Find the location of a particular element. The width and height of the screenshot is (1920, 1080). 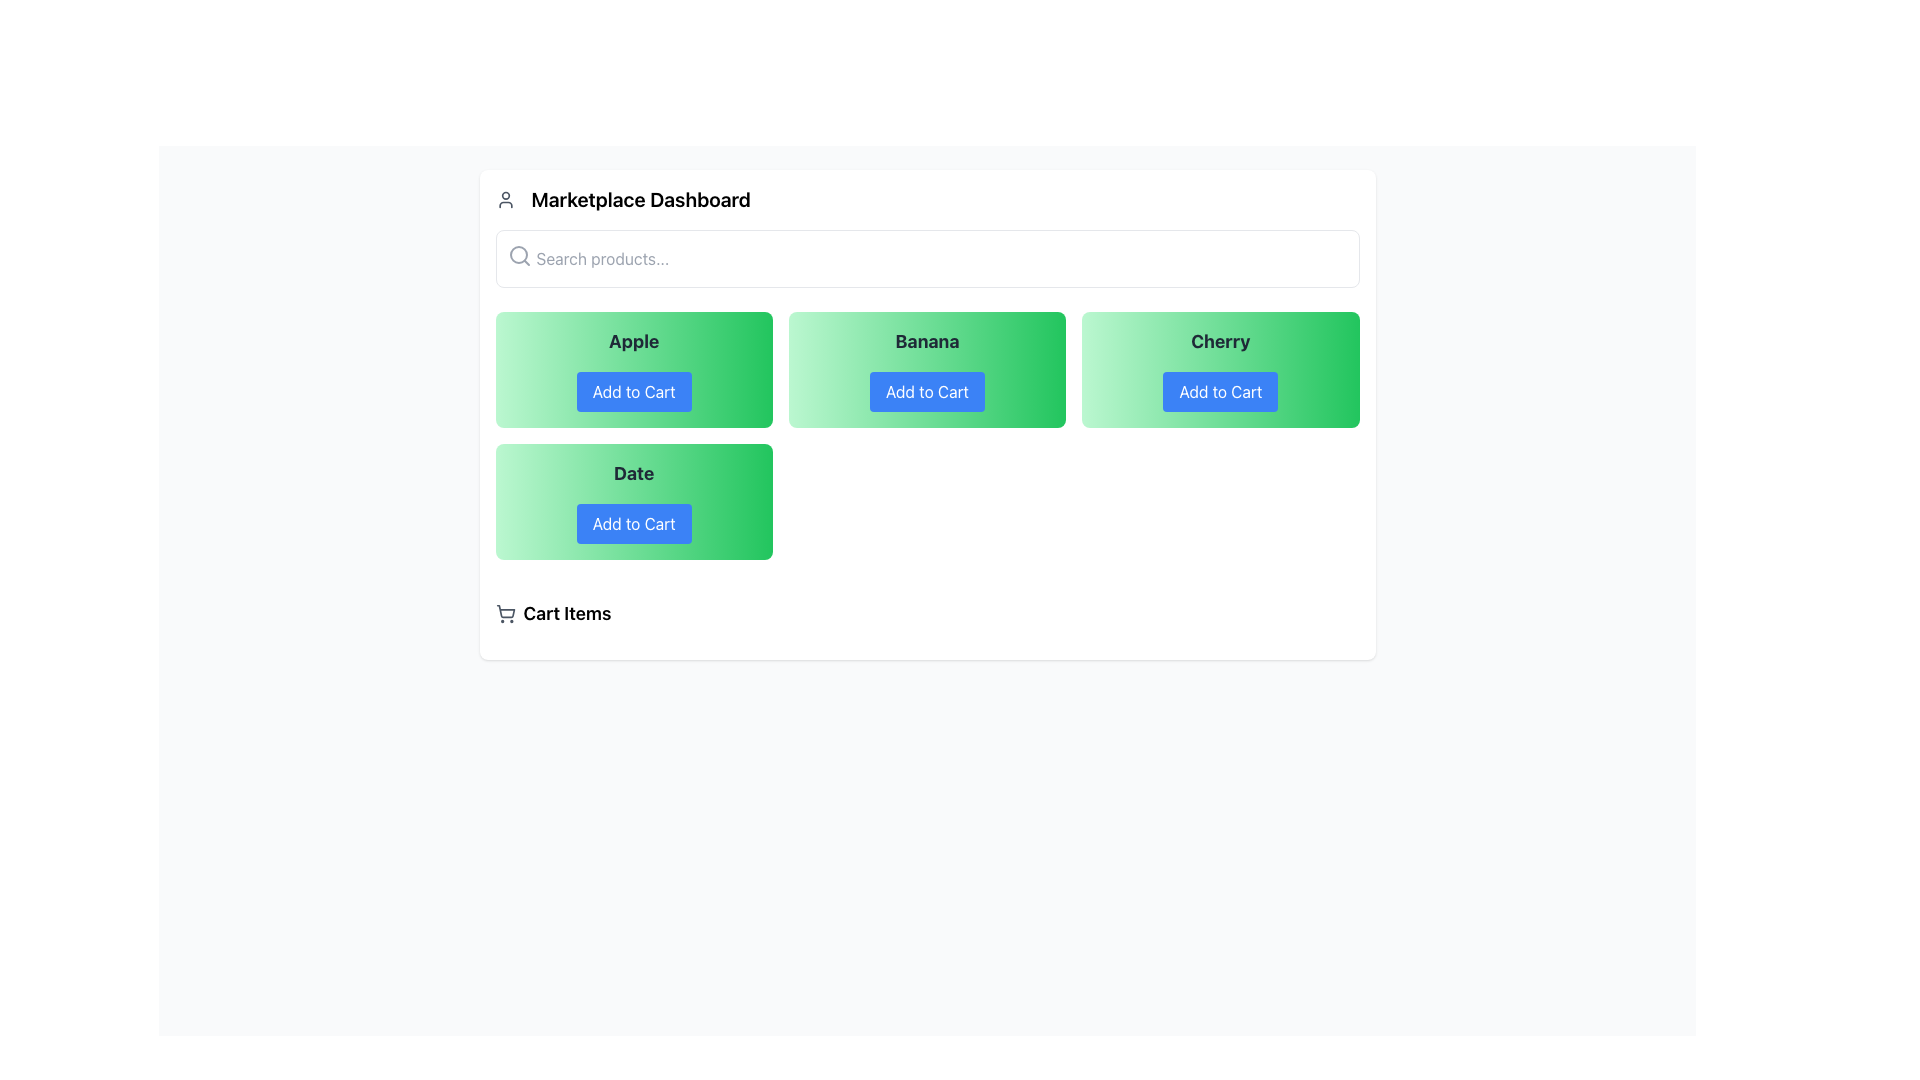

the 'Cart Items' Static Text Label, which is styled in bold black font and positioned near the bottom-left of the interface, indicating cart-related information is located at coordinates (566, 612).